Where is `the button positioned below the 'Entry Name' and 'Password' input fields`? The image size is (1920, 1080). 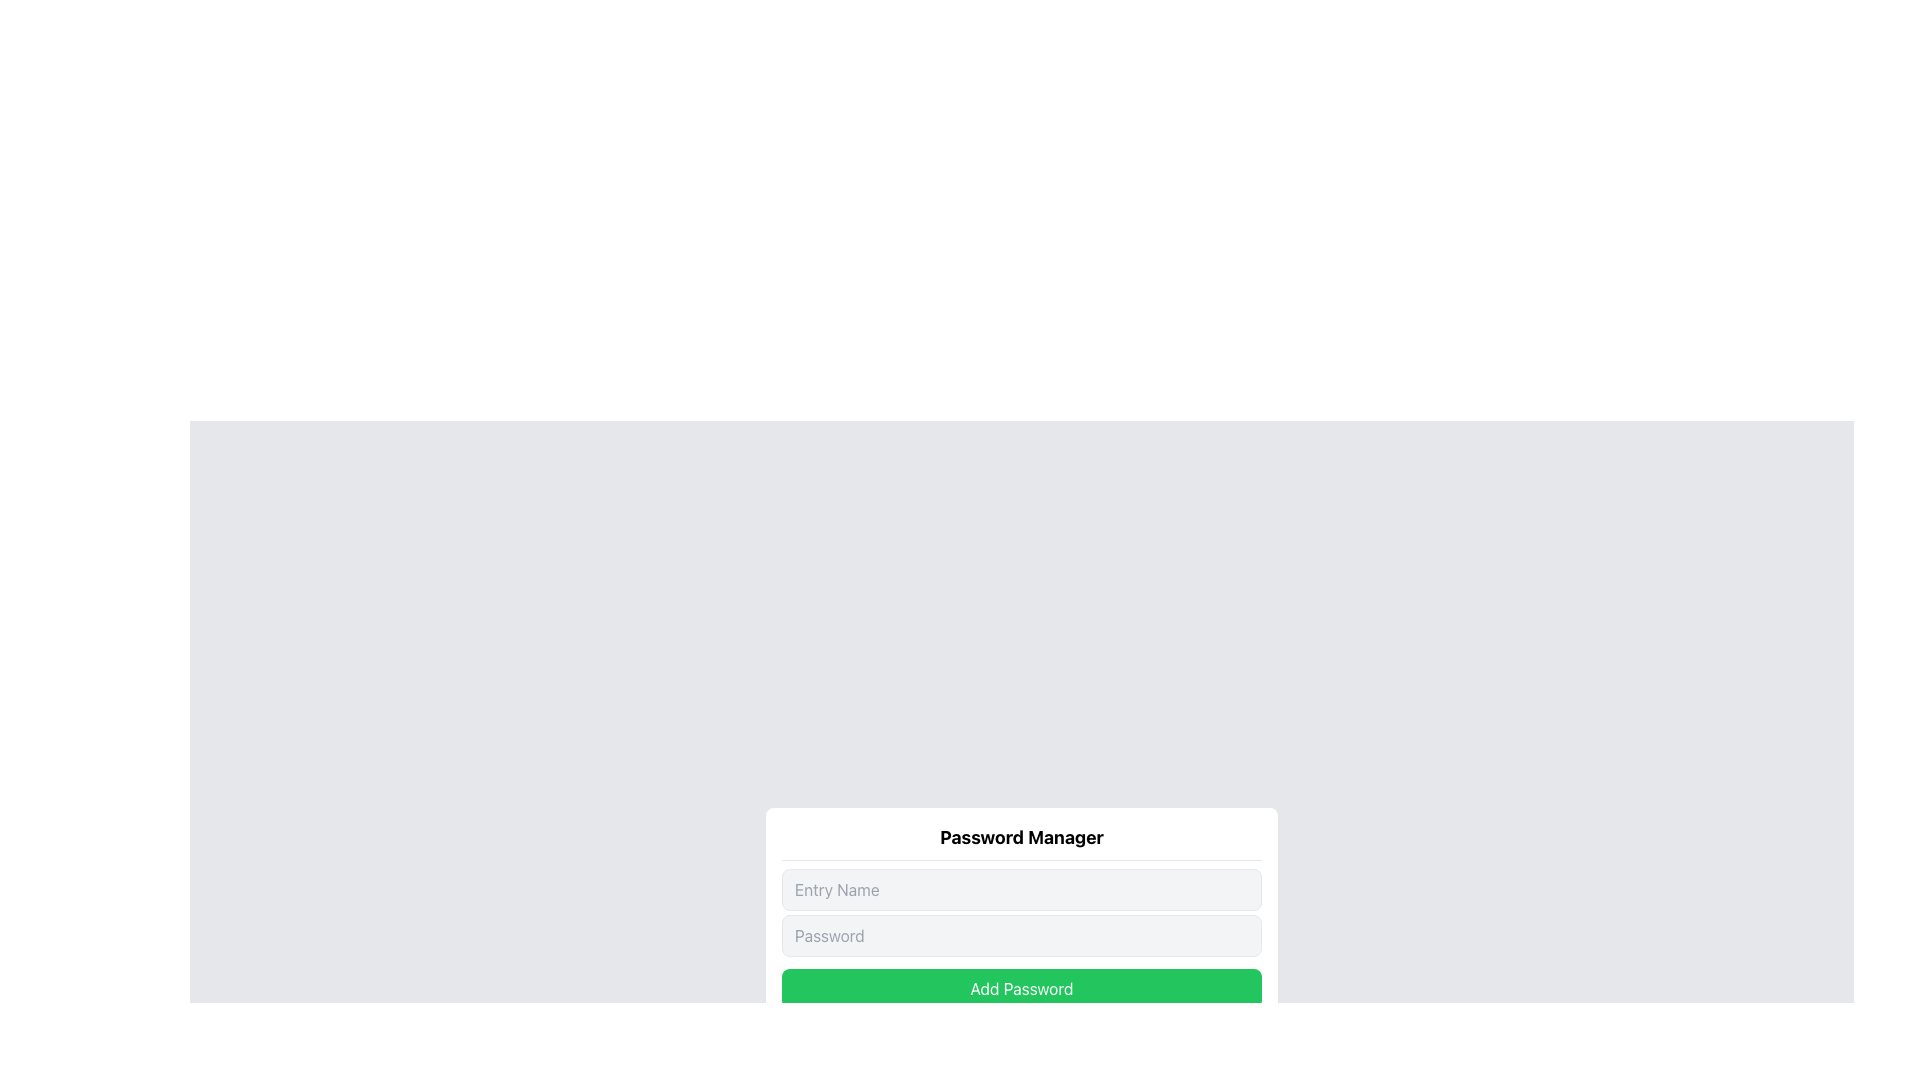 the button positioned below the 'Entry Name' and 'Password' input fields is located at coordinates (1022, 986).